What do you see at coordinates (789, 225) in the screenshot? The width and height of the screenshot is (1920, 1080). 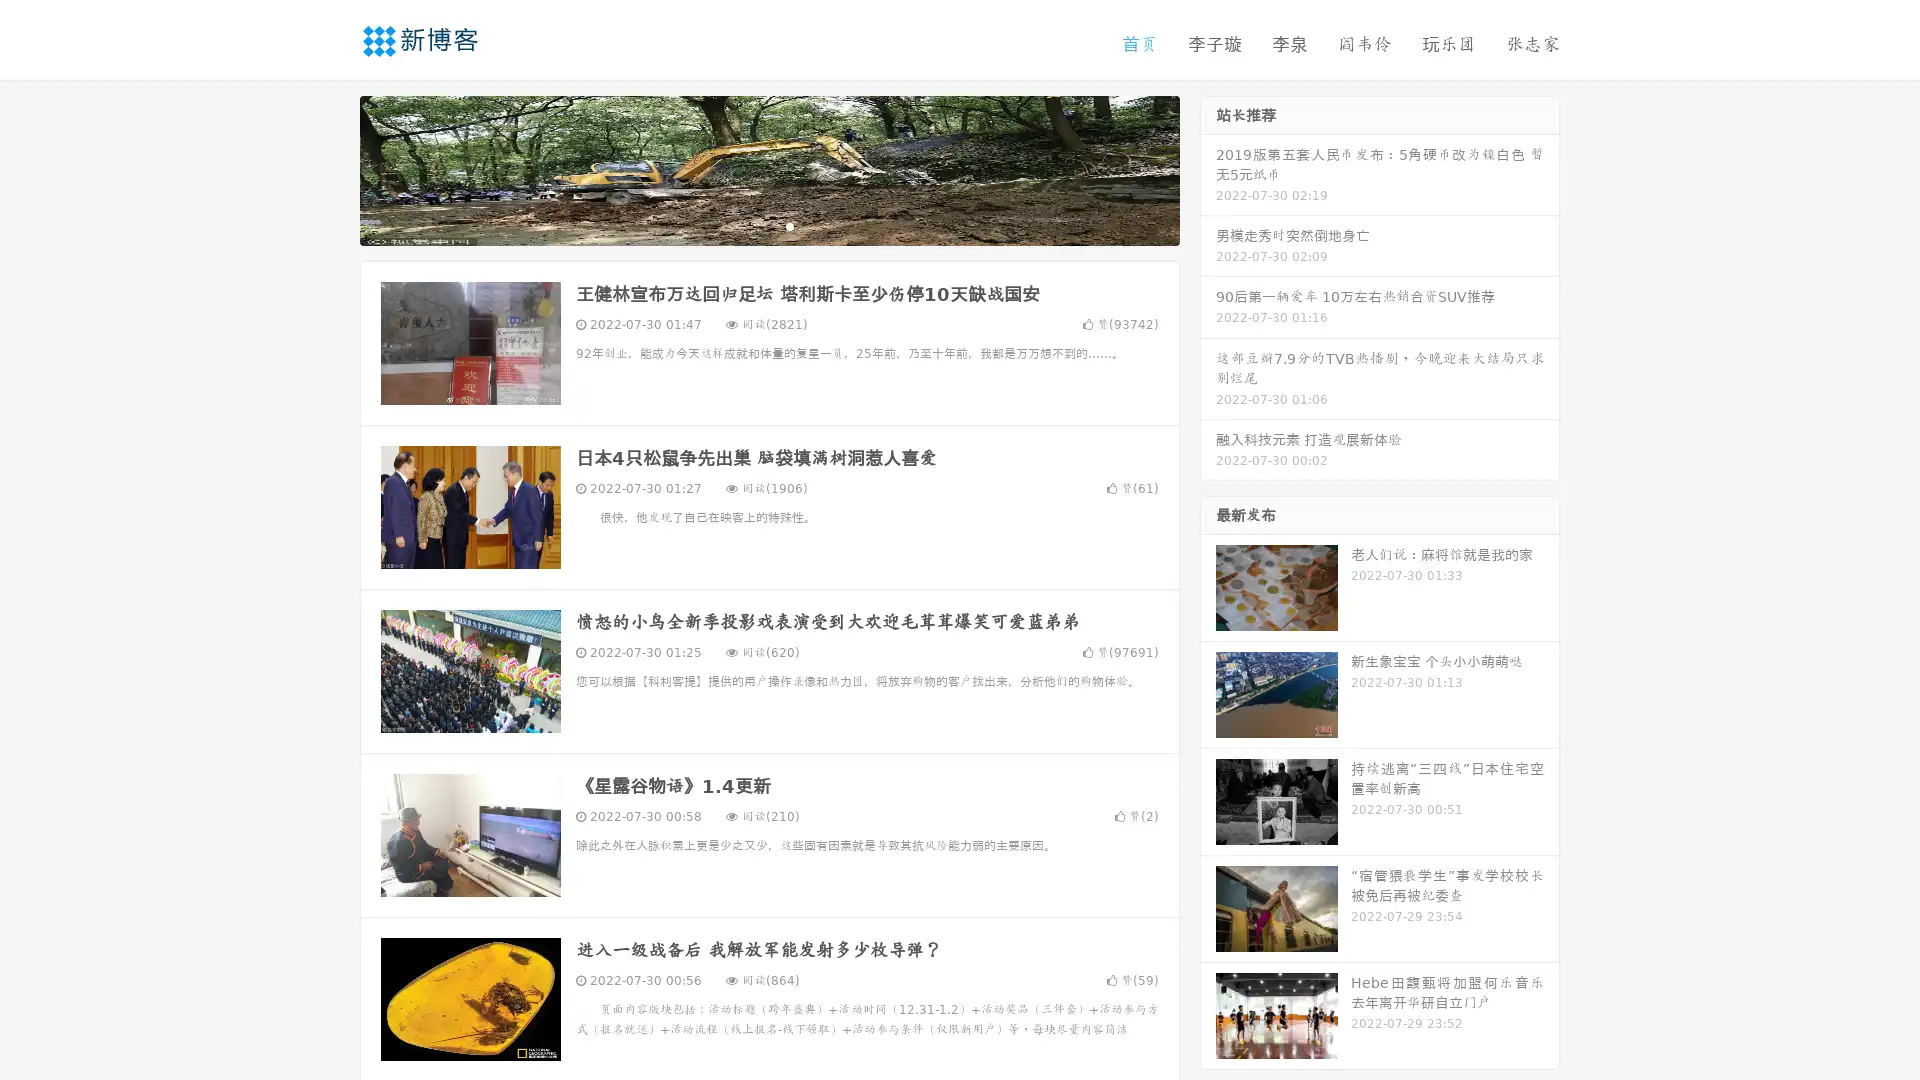 I see `Go to slide 3` at bounding box center [789, 225].